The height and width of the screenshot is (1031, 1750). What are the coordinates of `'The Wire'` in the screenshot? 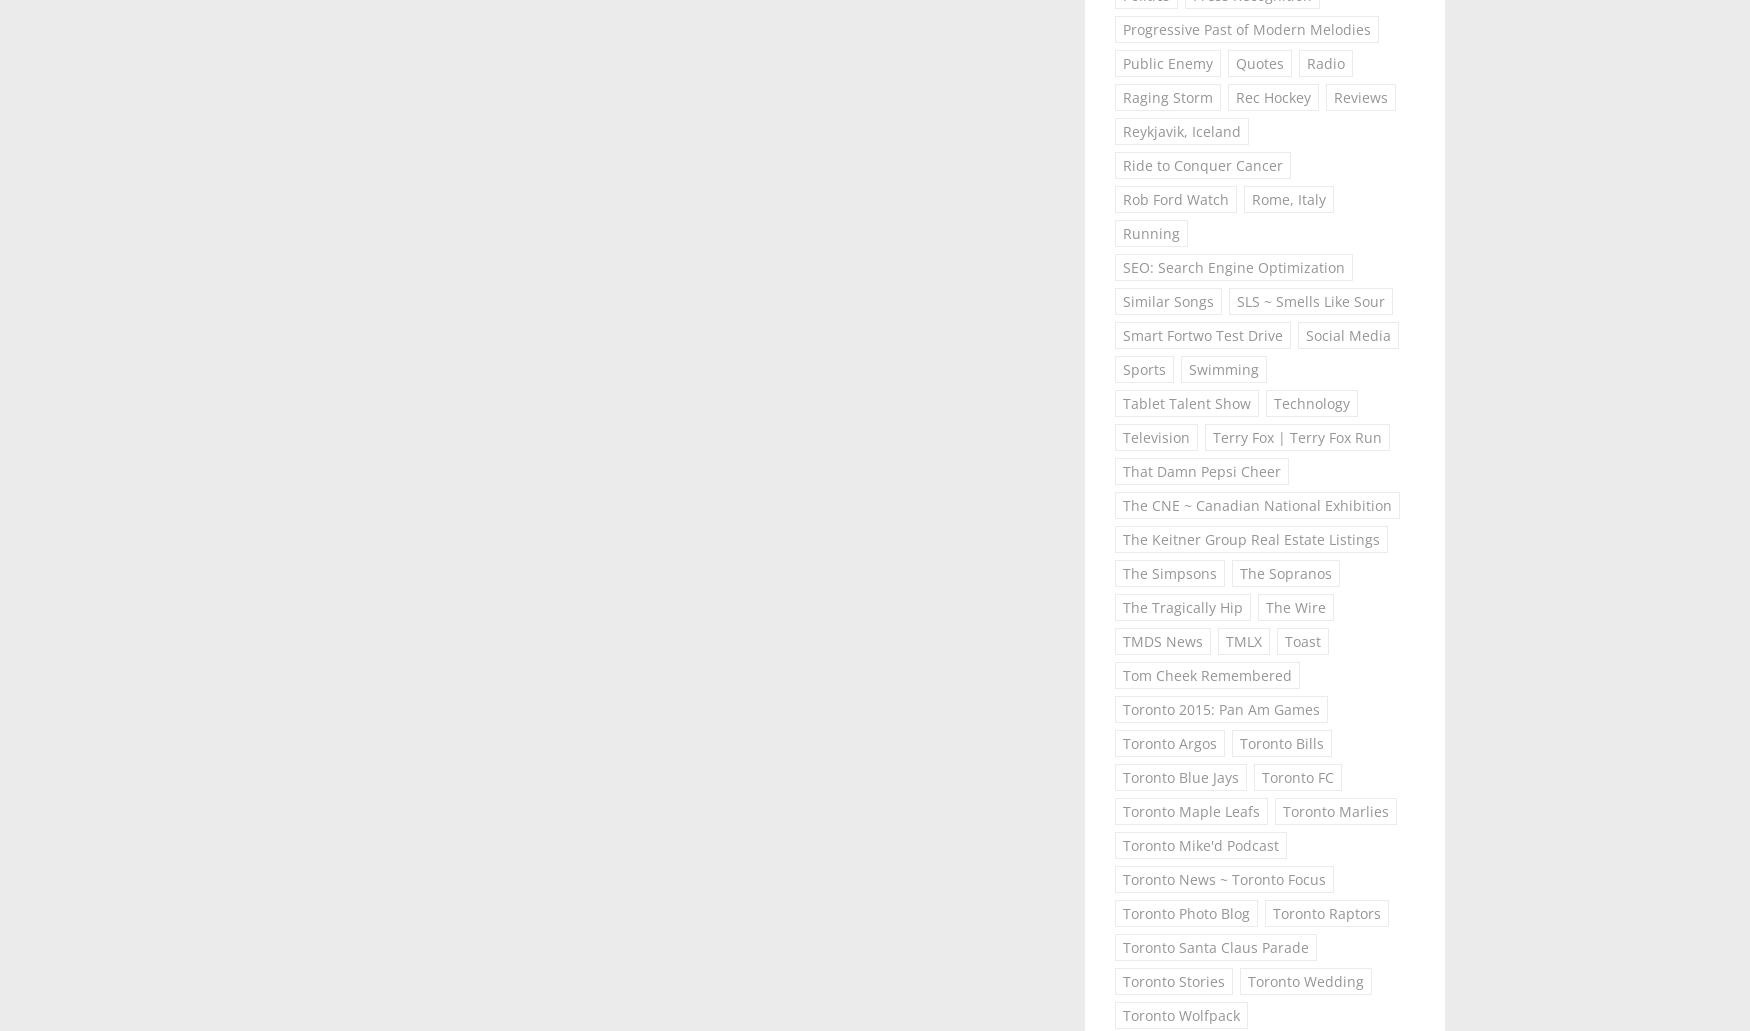 It's located at (1295, 605).